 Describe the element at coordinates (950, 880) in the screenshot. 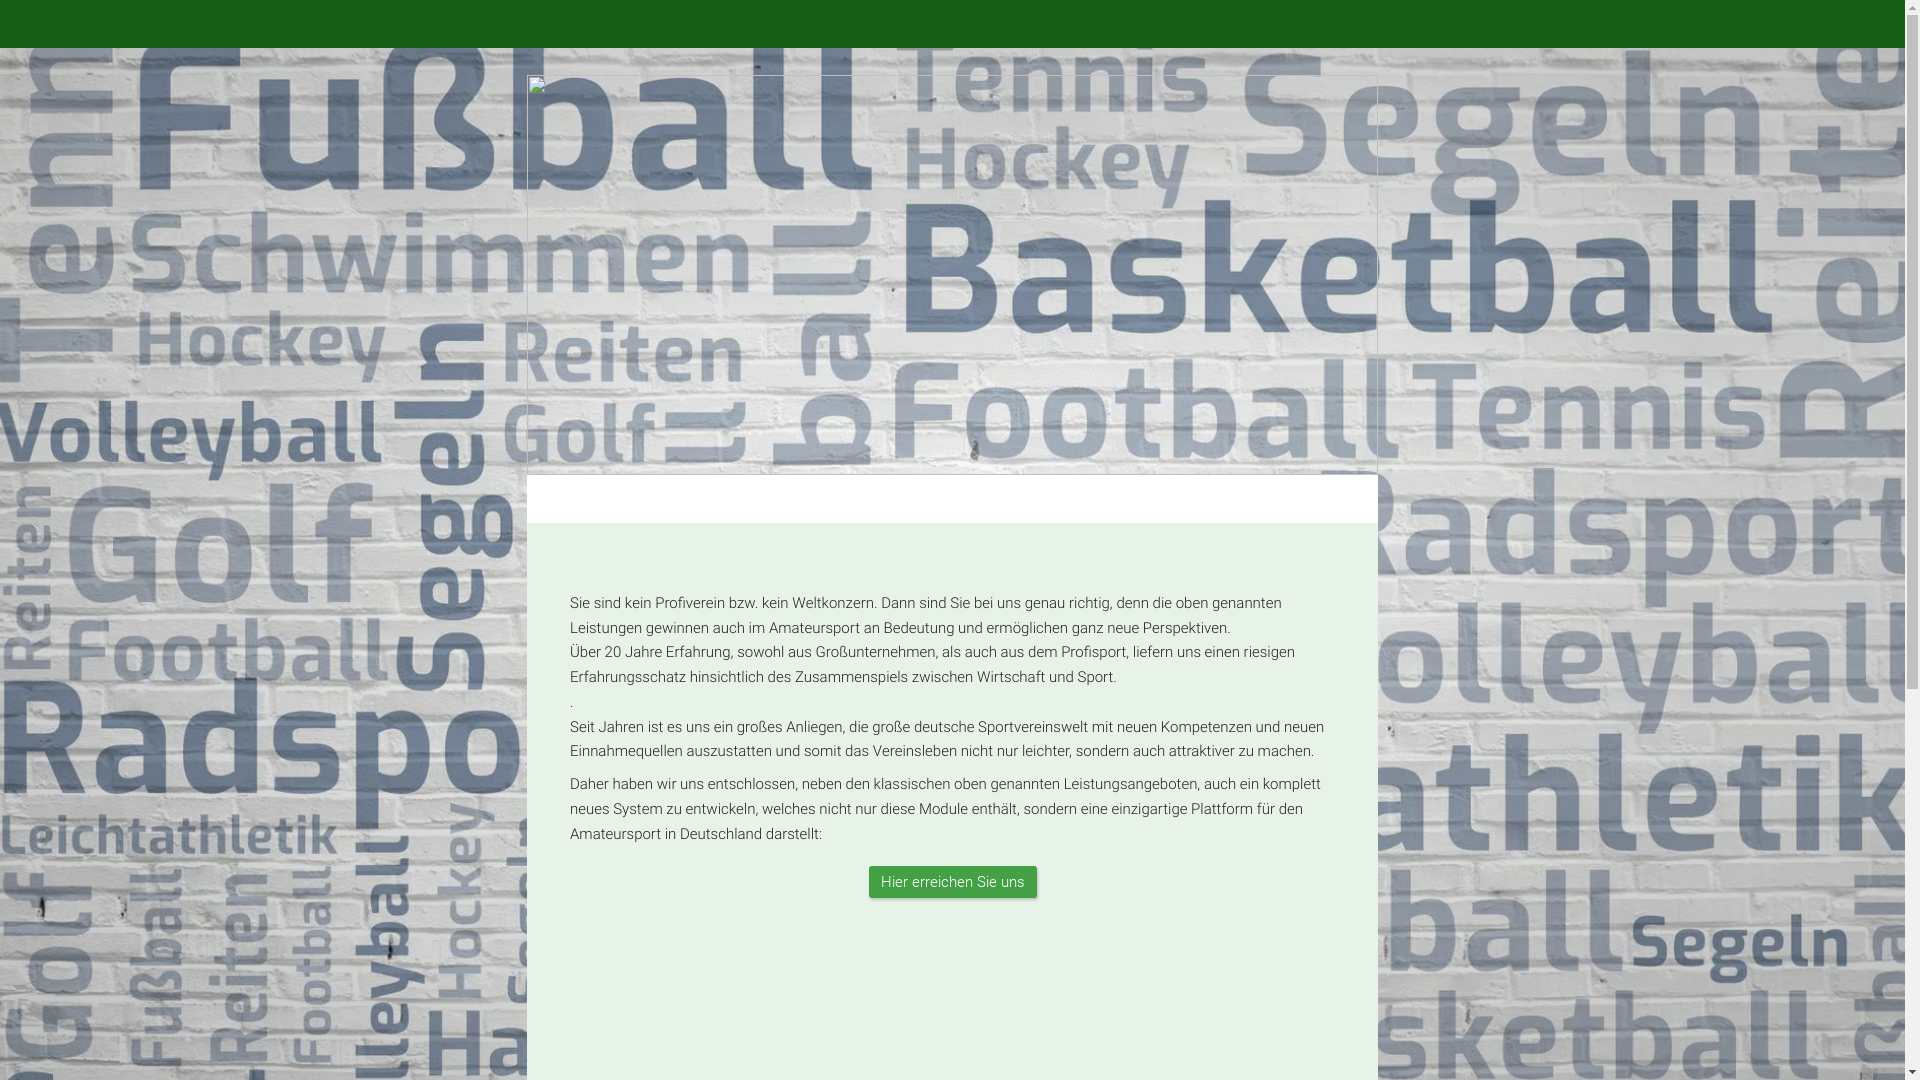

I see `'Hier erreichen Sie uns'` at that location.